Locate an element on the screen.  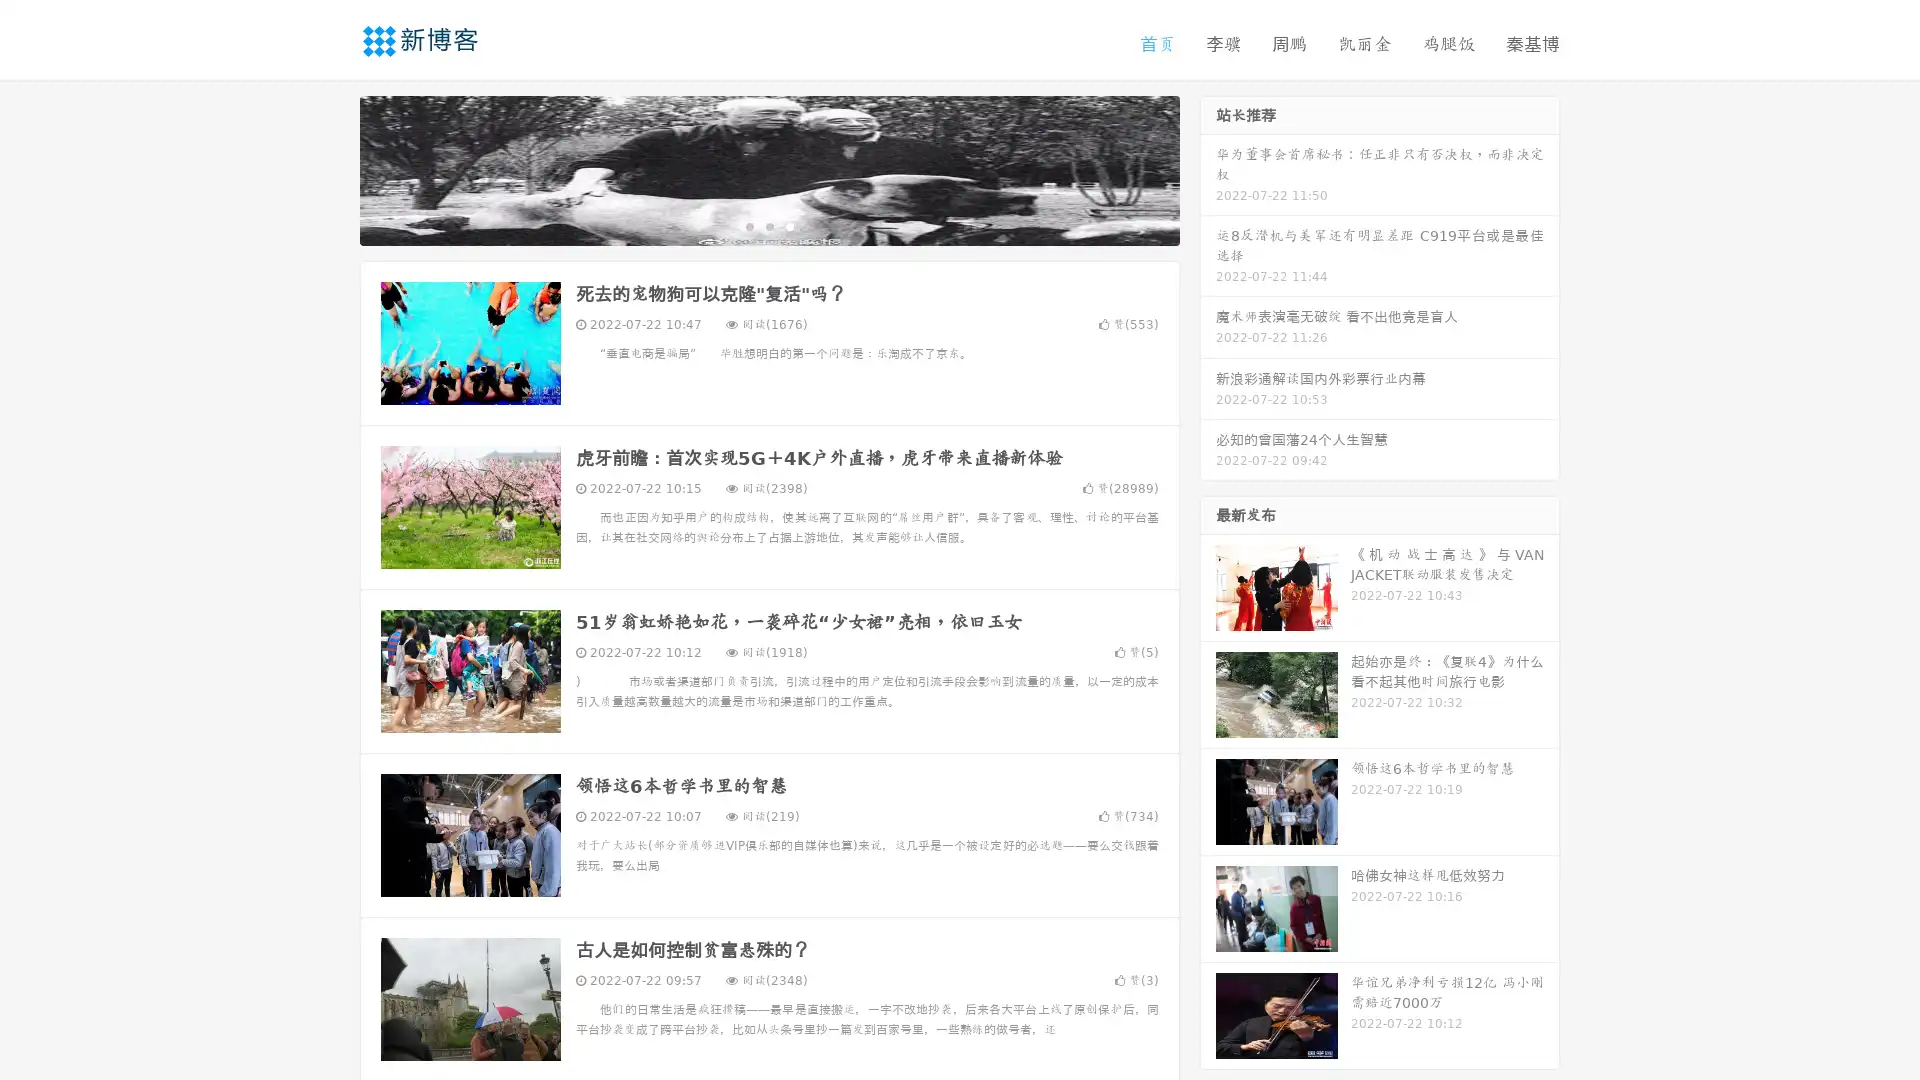
Go to slide 1 is located at coordinates (748, 225).